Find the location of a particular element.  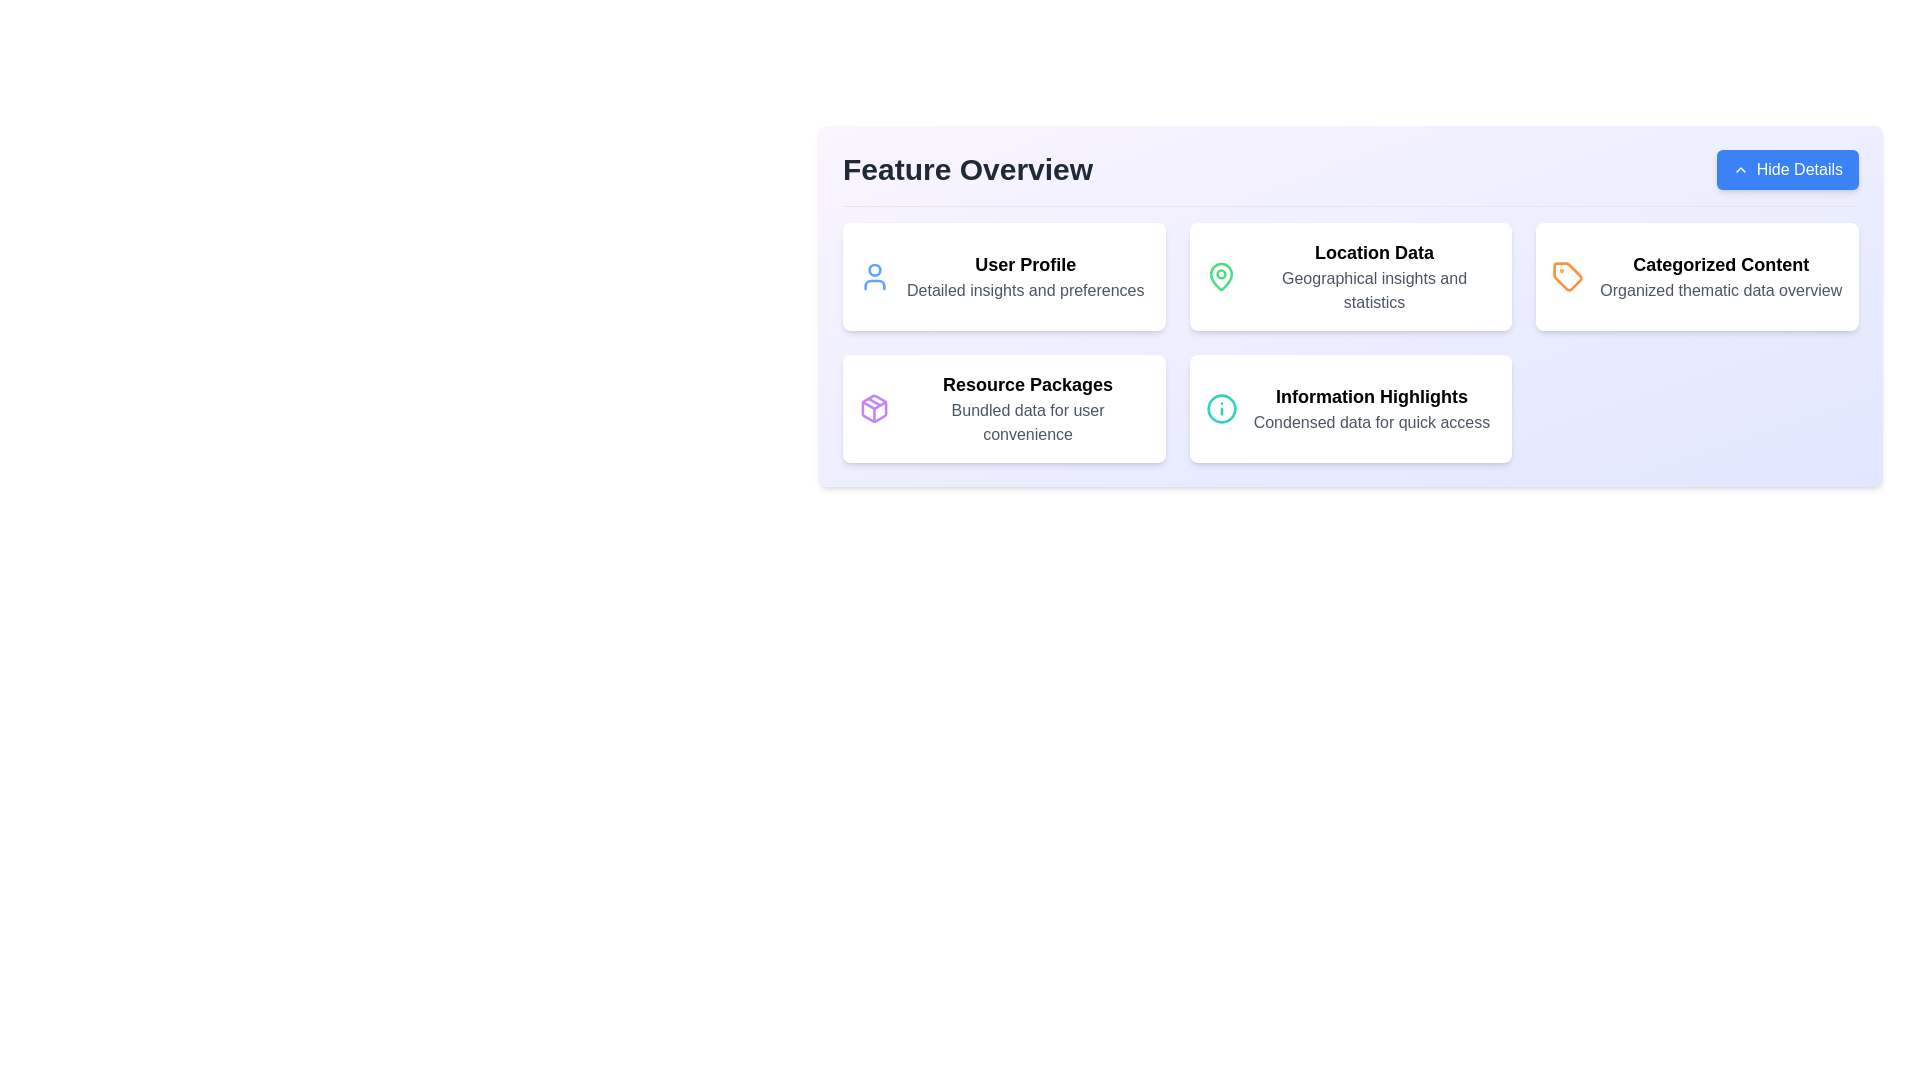

the non-interactive Text label that serves as the title text of a feature card, located in the bottom right section of the grid layout, below an information icon is located at coordinates (1371, 397).